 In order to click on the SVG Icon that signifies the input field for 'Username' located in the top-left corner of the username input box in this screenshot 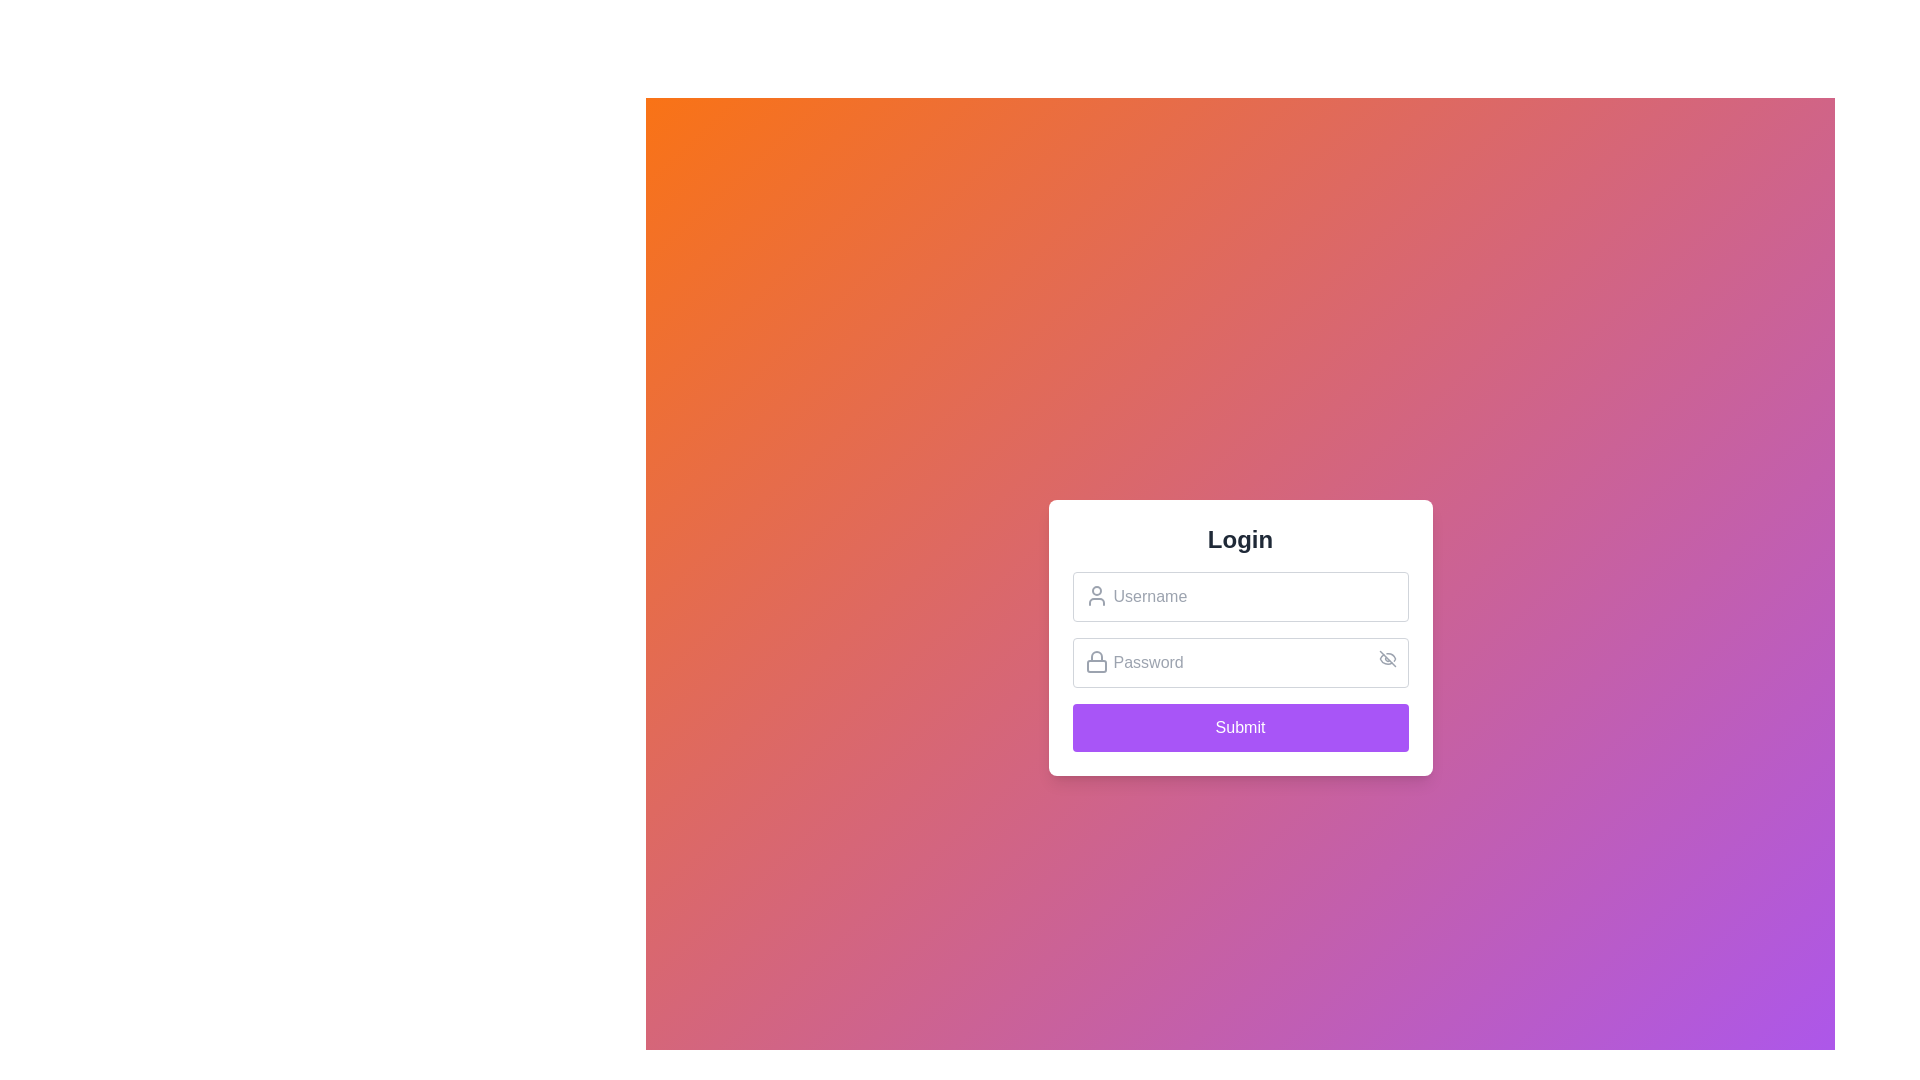, I will do `click(1095, 595)`.